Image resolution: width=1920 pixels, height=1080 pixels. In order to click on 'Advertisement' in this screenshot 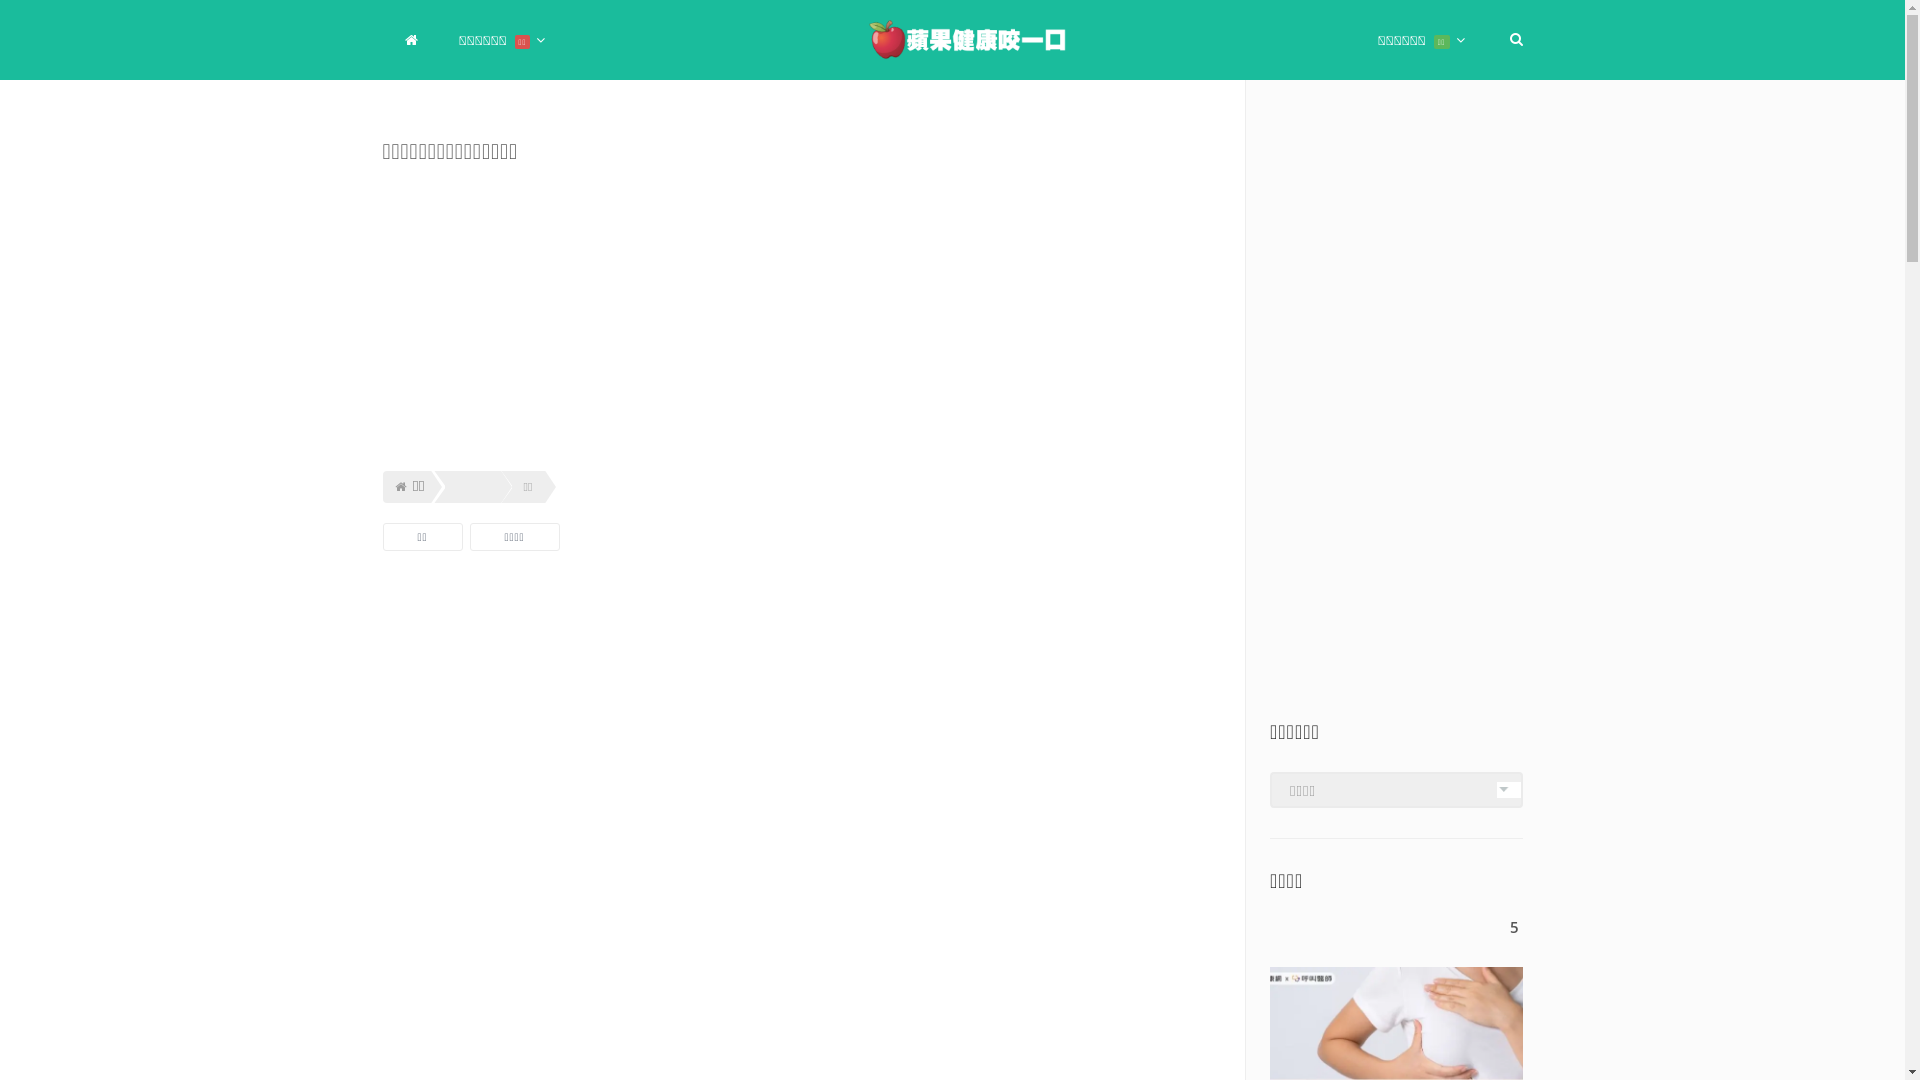, I will do `click(382, 698)`.